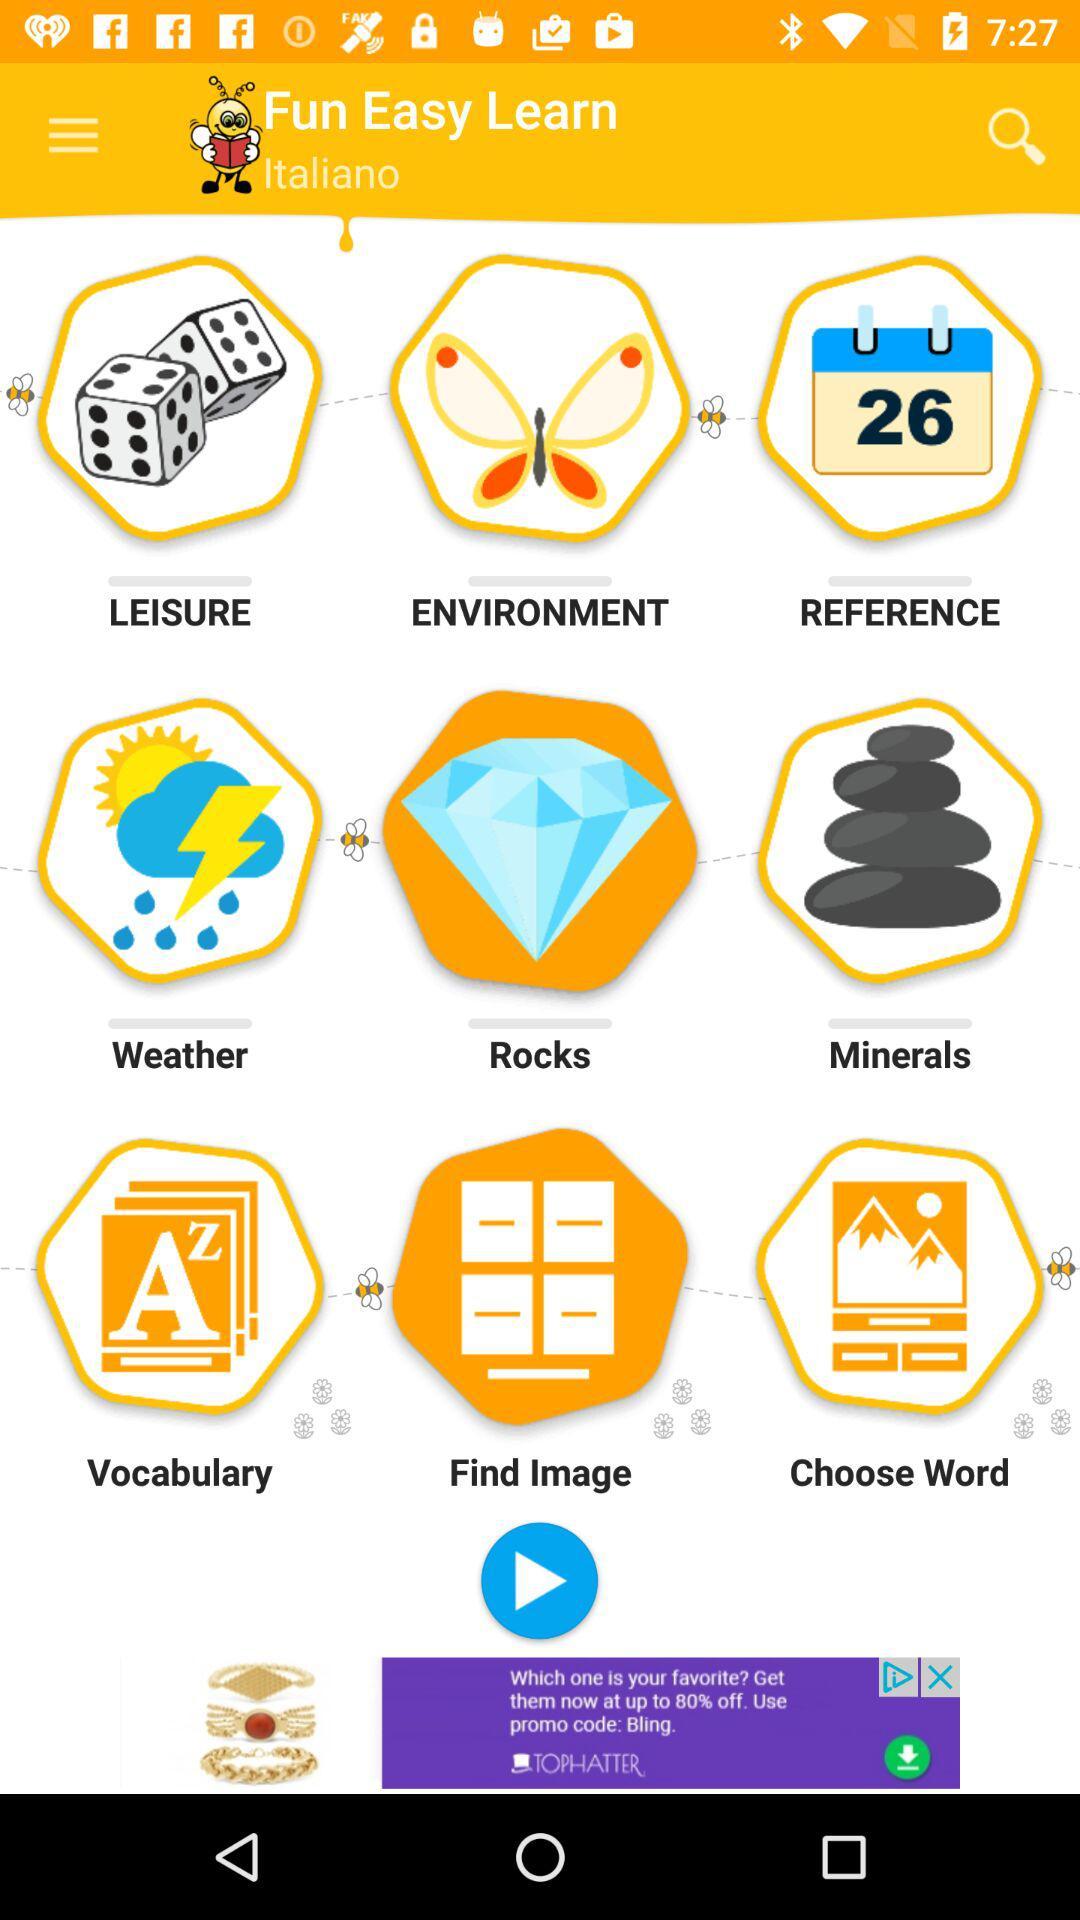 Image resolution: width=1080 pixels, height=1920 pixels. What do you see at coordinates (538, 1582) in the screenshot?
I see `next page` at bounding box center [538, 1582].